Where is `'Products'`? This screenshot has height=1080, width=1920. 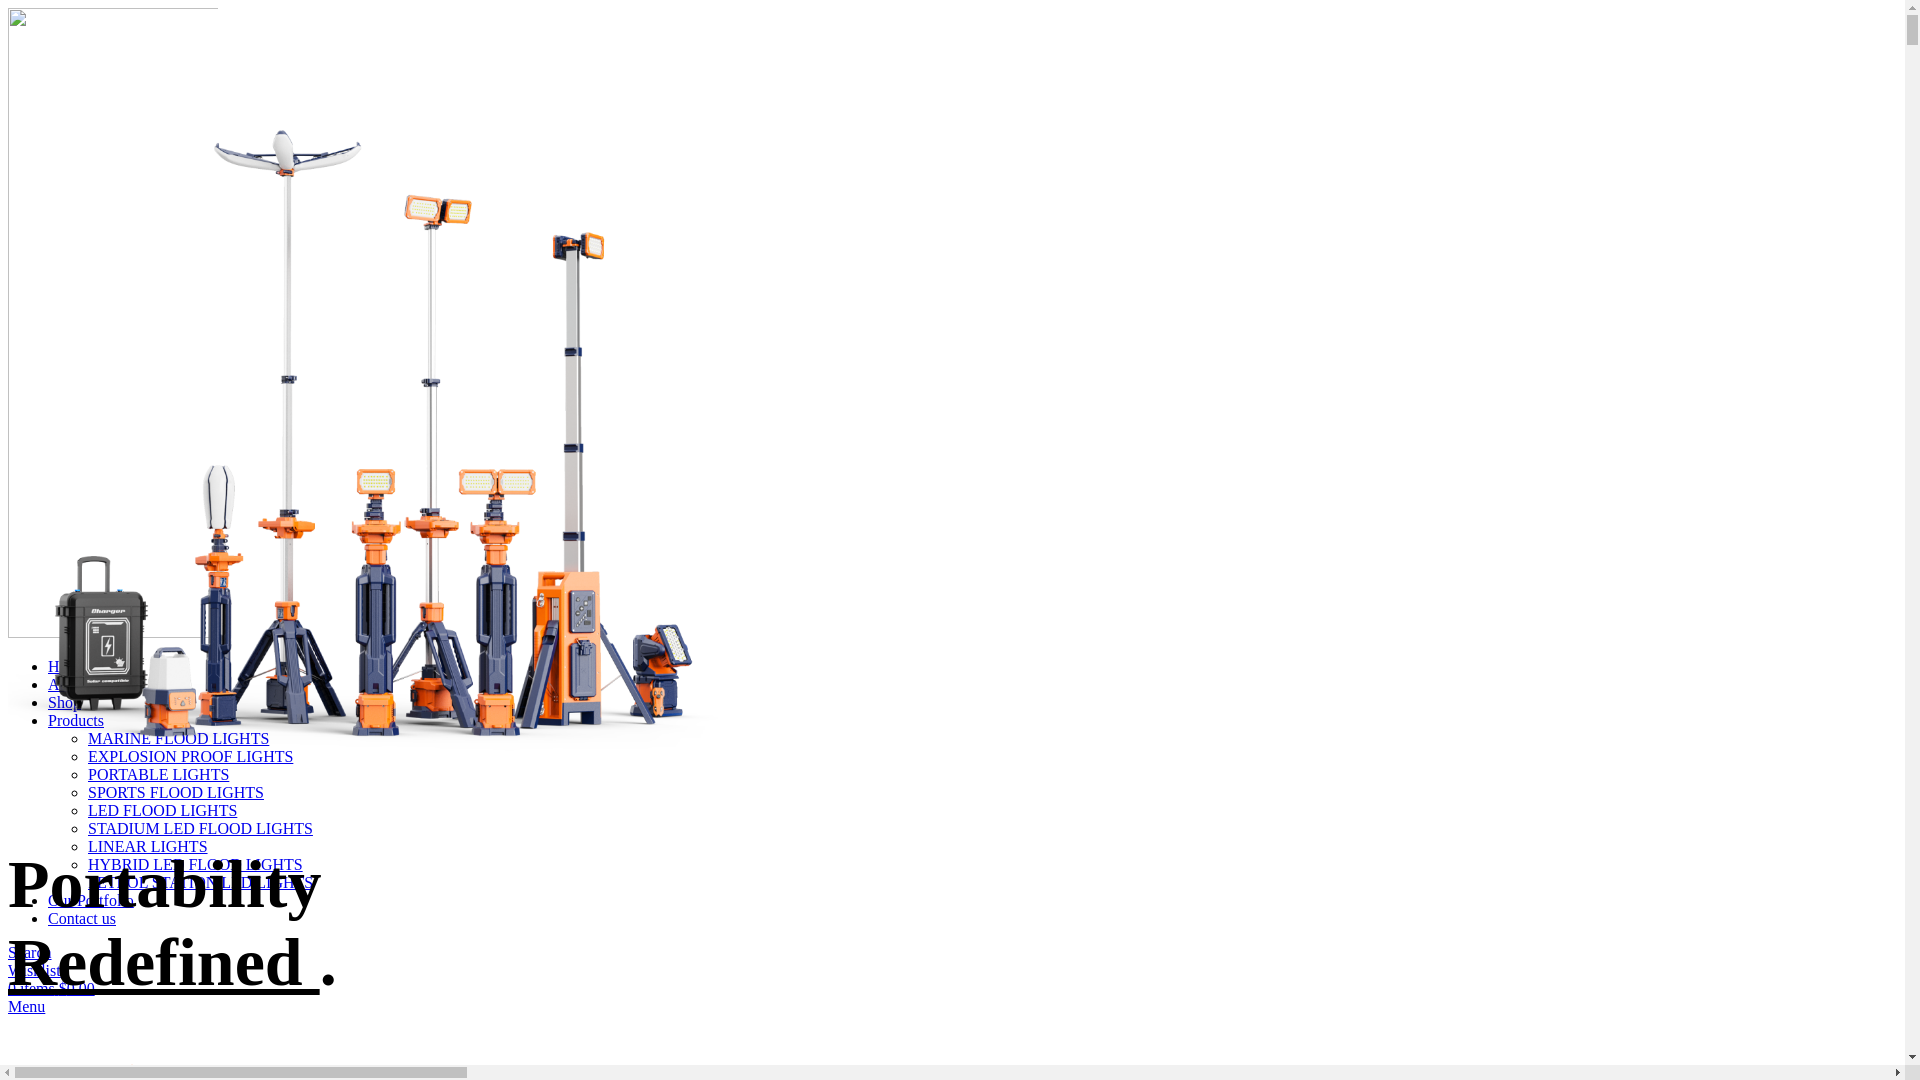
'Products' is located at coordinates (76, 720).